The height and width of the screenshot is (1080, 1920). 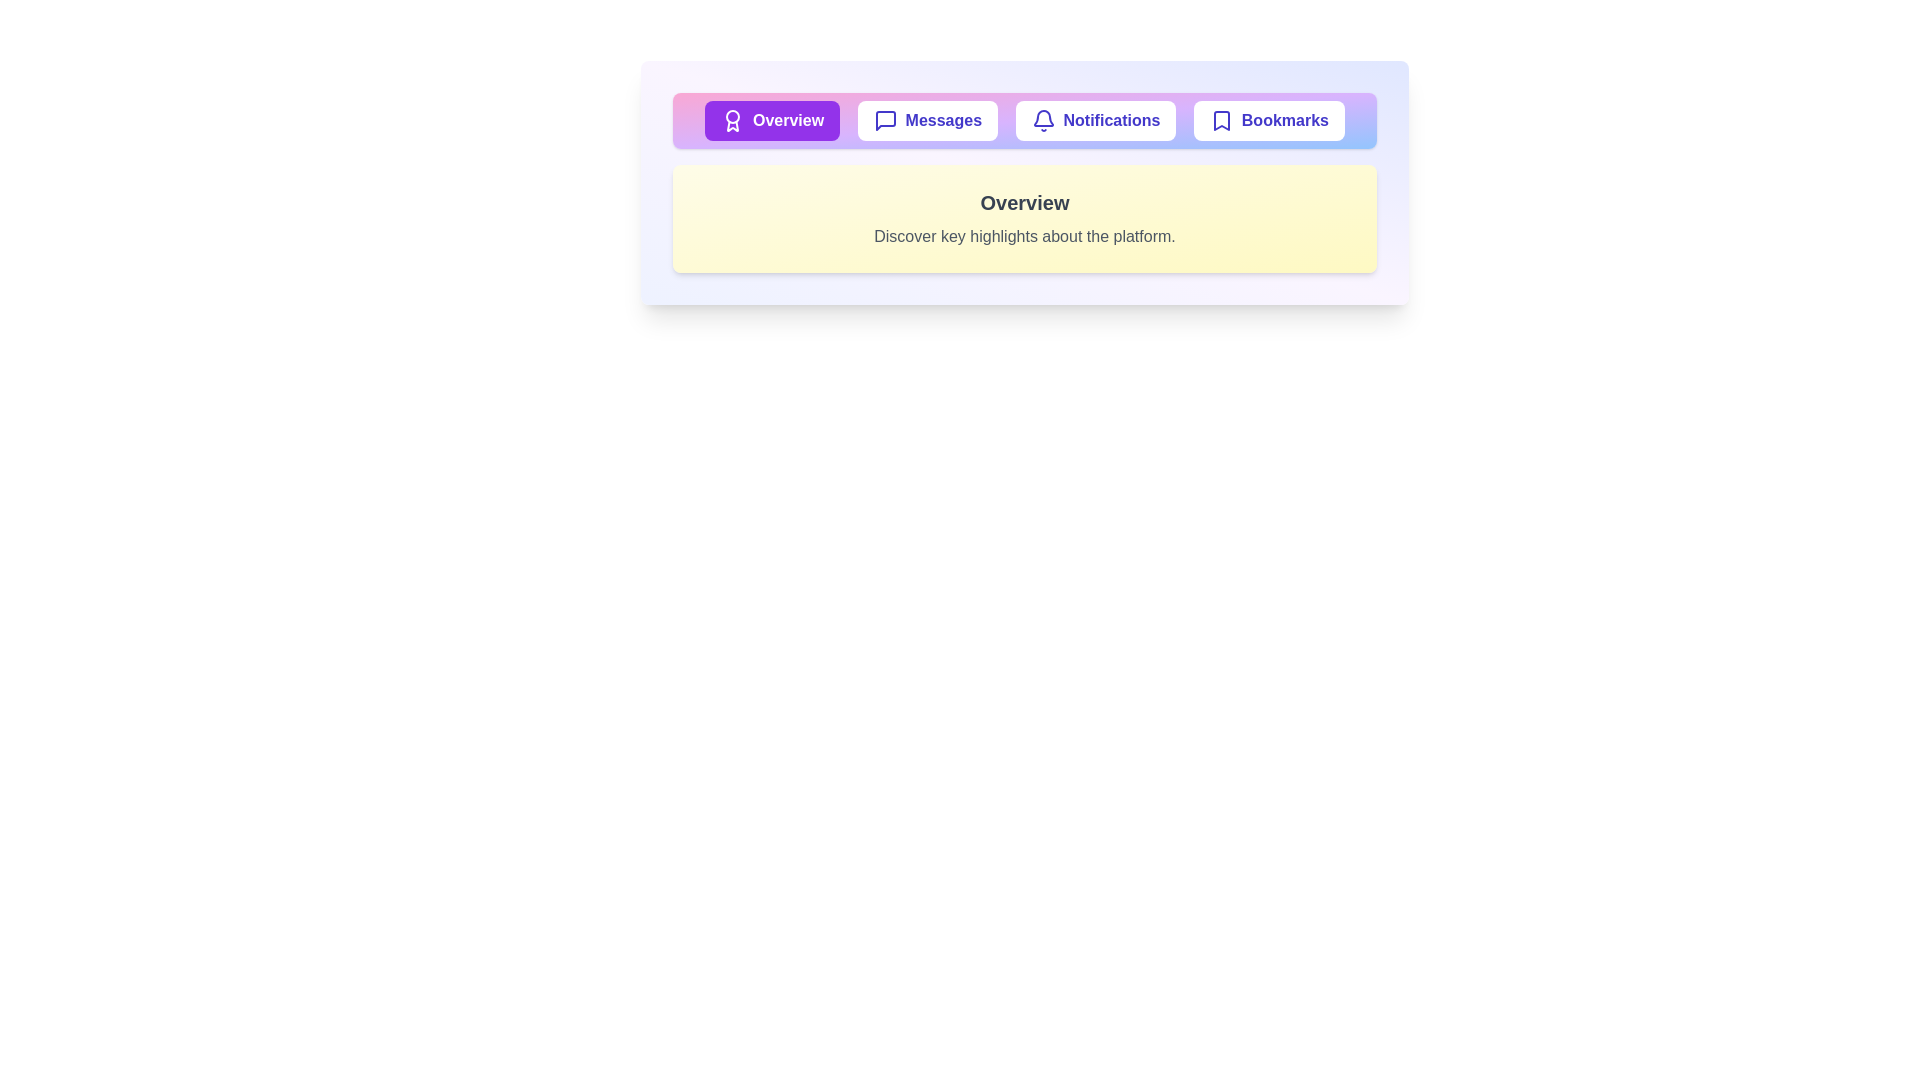 What do you see at coordinates (771, 120) in the screenshot?
I see `the tab labeled Overview` at bounding box center [771, 120].